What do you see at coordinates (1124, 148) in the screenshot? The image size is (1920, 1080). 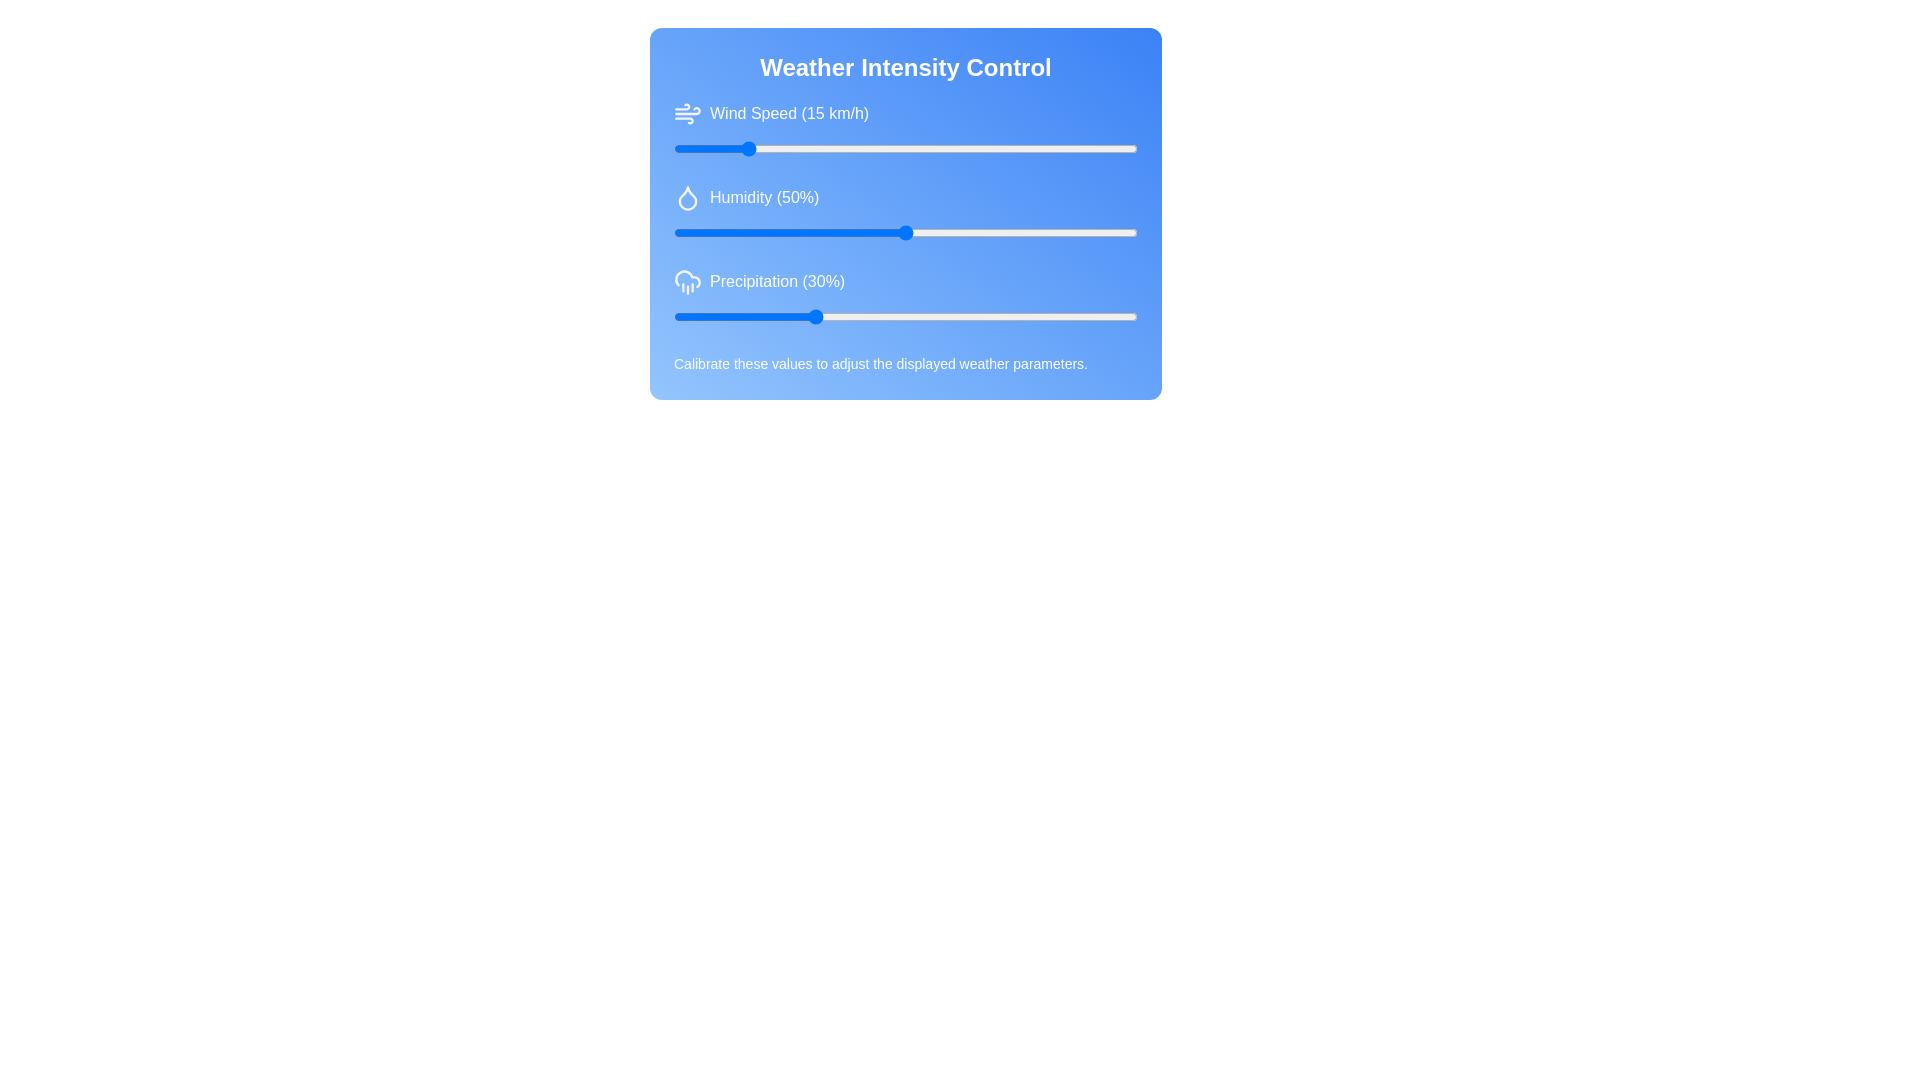 I see `the wind speed` at bounding box center [1124, 148].